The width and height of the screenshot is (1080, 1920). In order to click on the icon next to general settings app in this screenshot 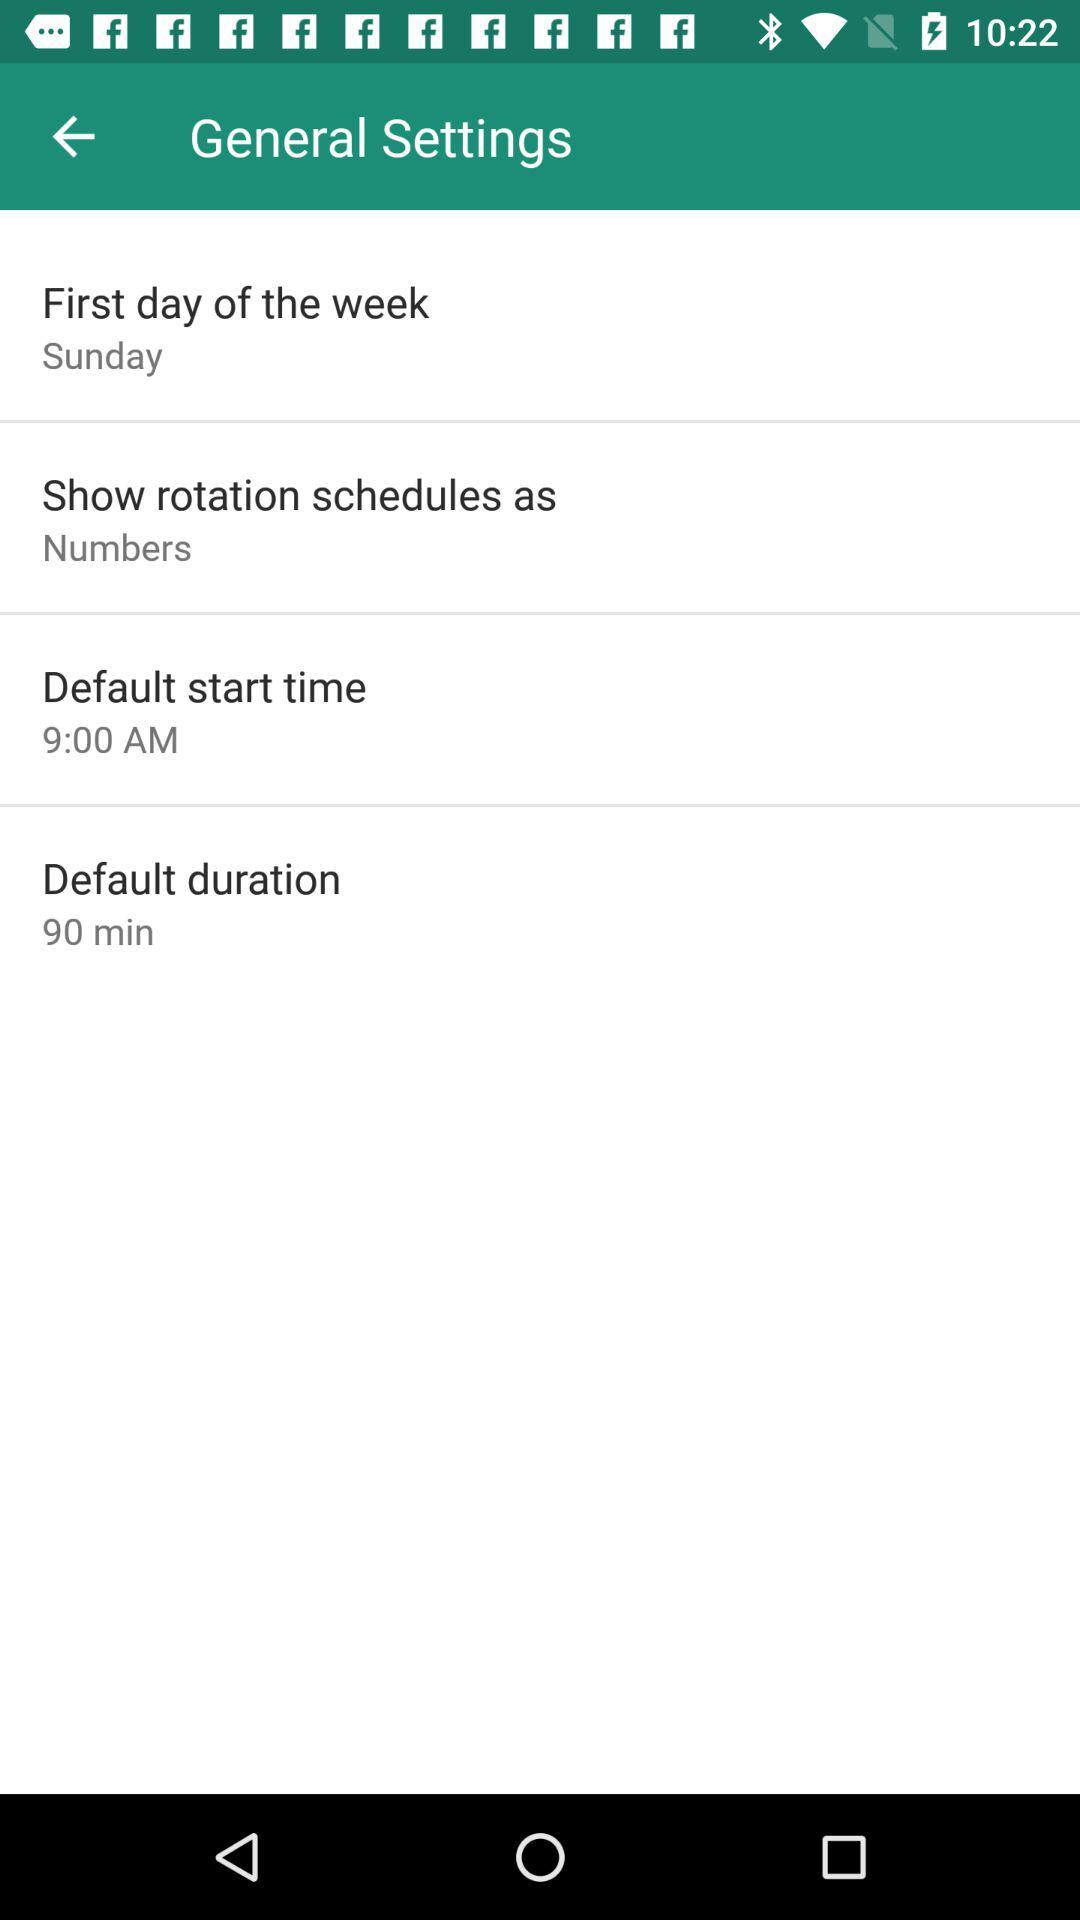, I will do `click(72, 135)`.